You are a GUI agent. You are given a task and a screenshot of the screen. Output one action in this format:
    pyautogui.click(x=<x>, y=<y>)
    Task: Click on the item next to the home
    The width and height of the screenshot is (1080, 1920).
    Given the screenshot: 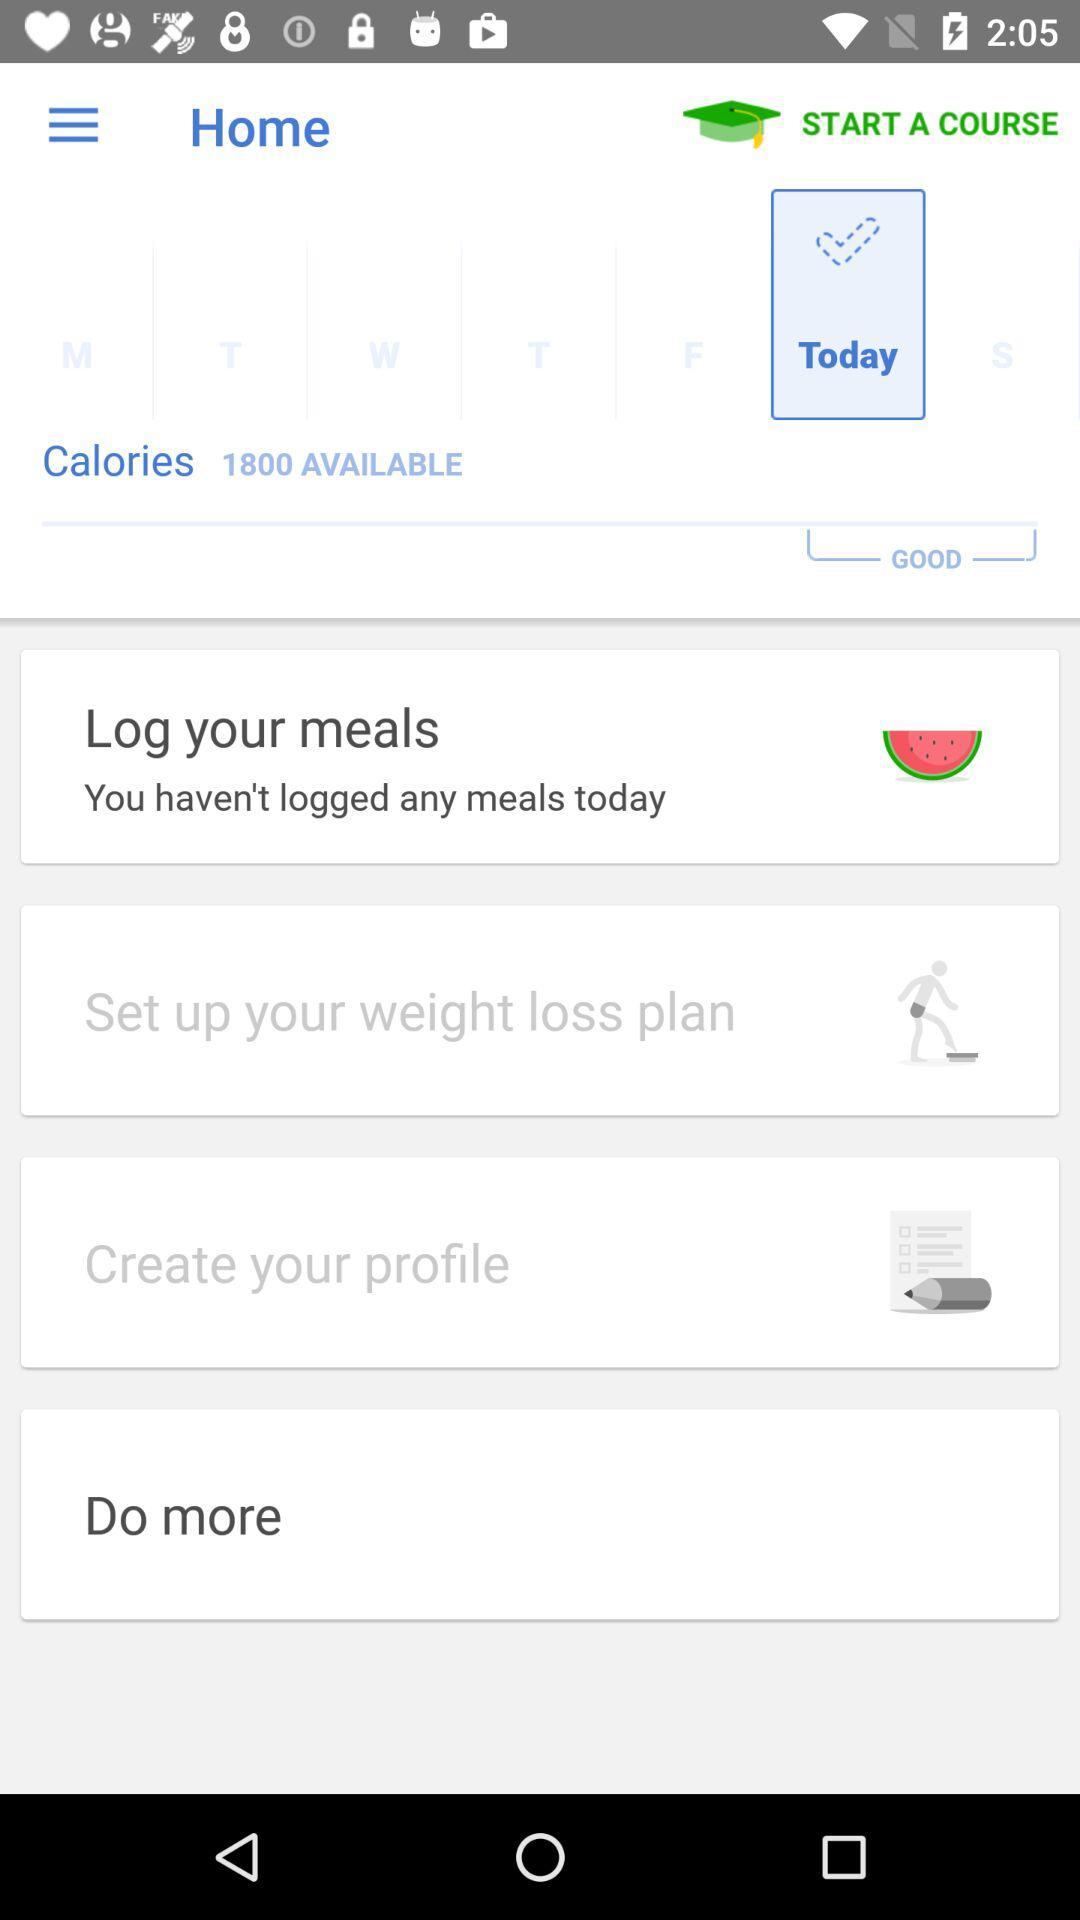 What is the action you would take?
    pyautogui.click(x=870, y=124)
    